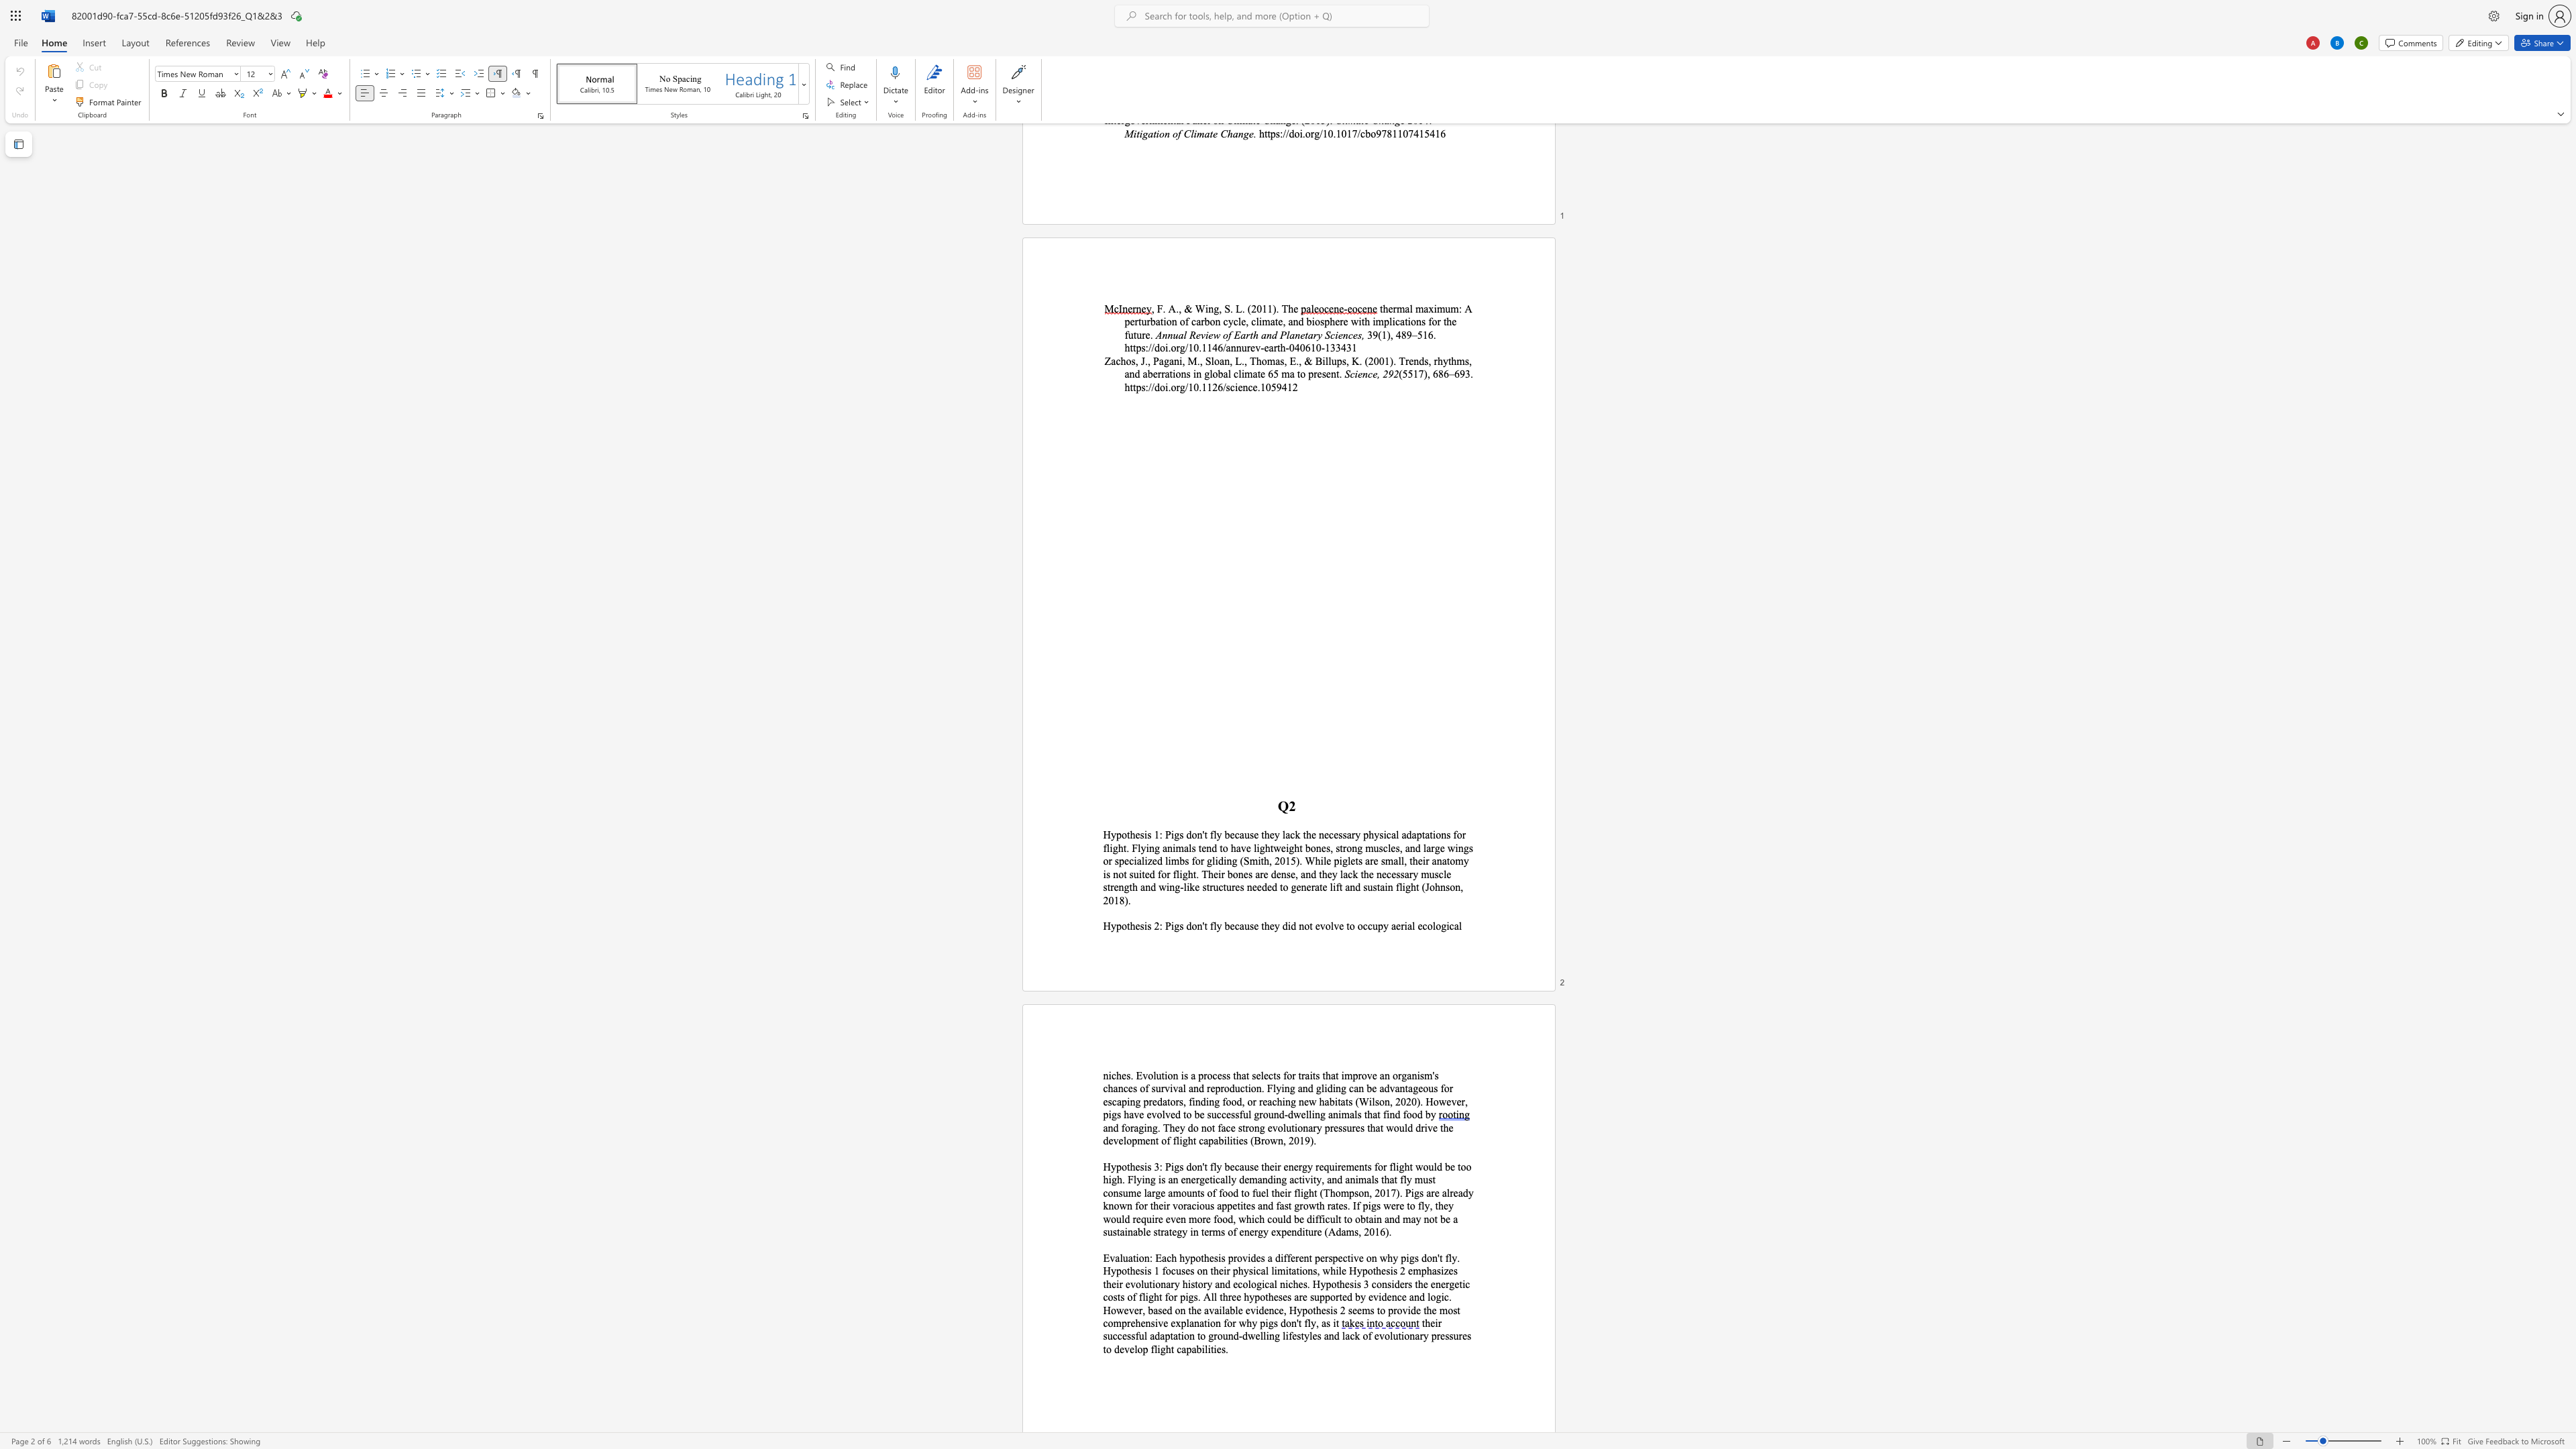 The width and height of the screenshot is (2576, 1449). What do you see at coordinates (1349, 924) in the screenshot?
I see `the space between the continuous character "t" and "o" in the text` at bounding box center [1349, 924].